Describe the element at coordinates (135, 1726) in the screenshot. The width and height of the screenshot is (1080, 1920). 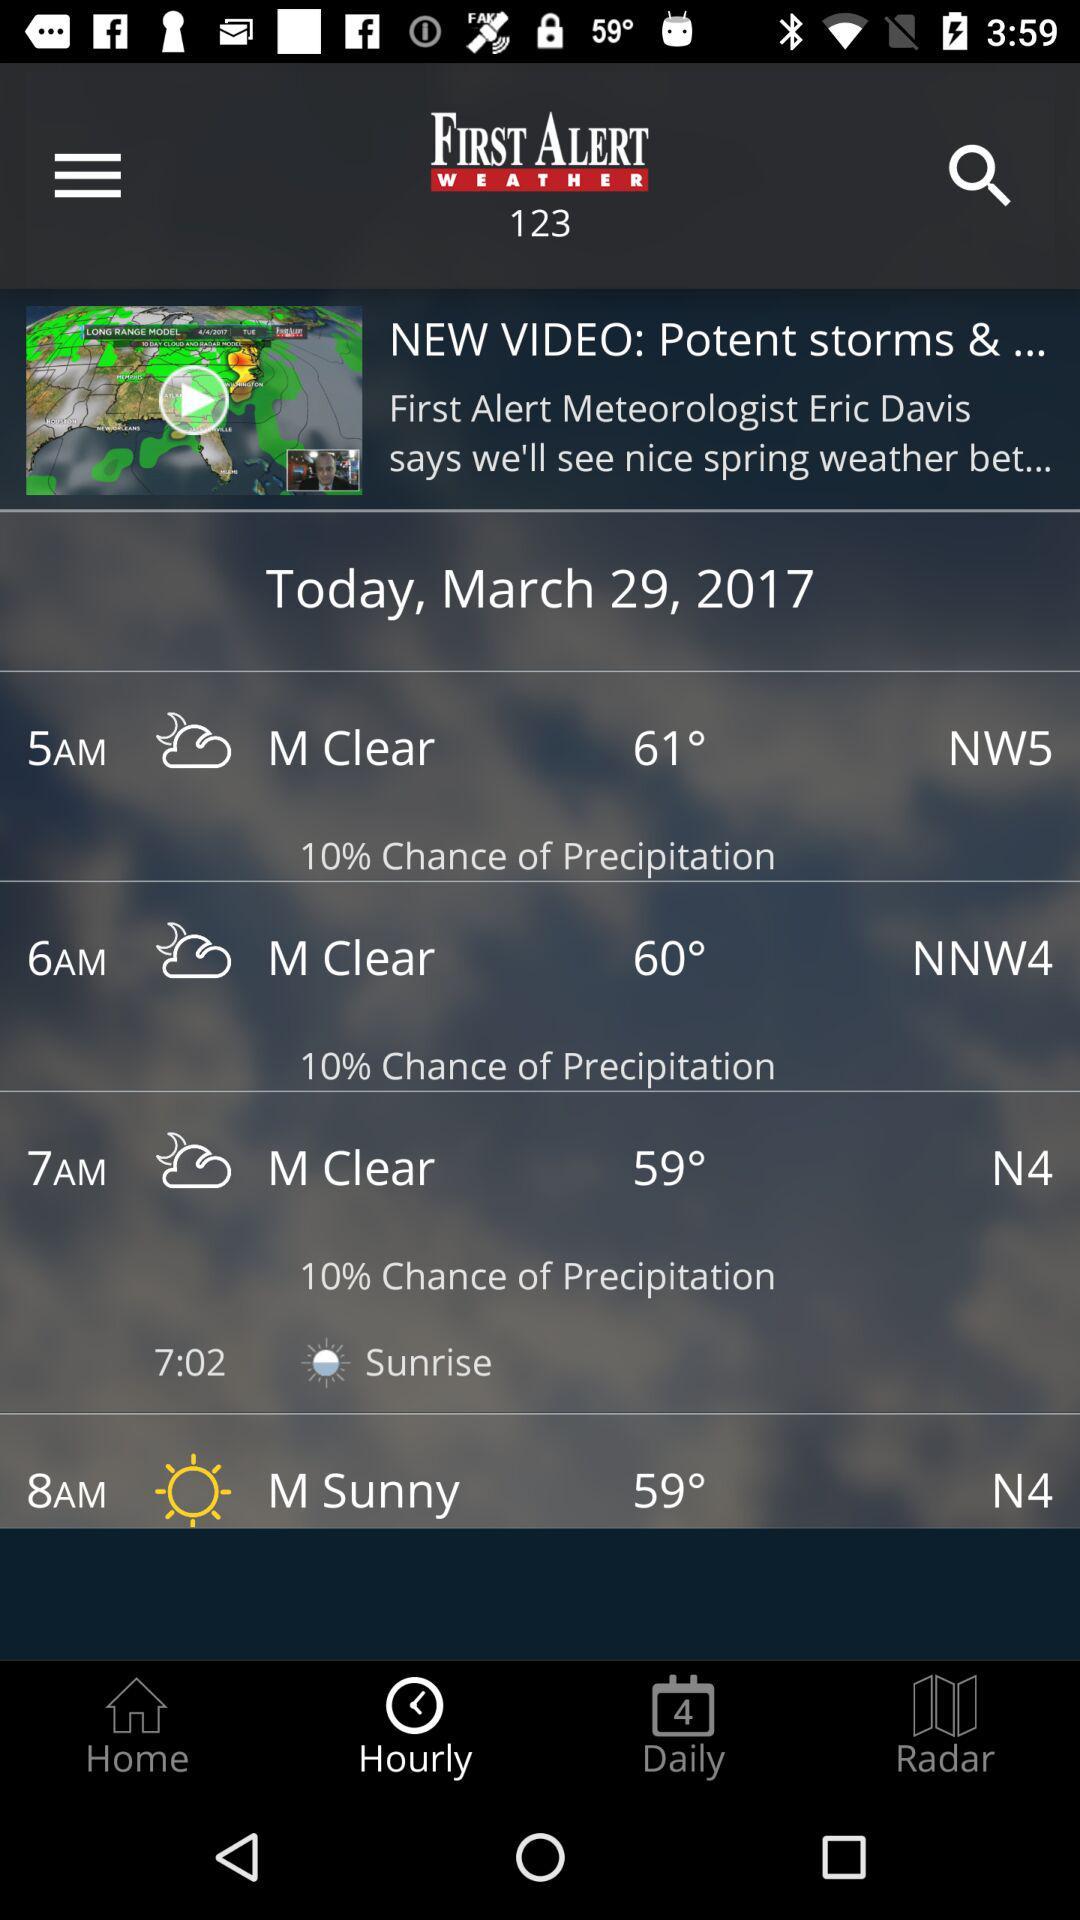
I see `item next to hourly item` at that location.